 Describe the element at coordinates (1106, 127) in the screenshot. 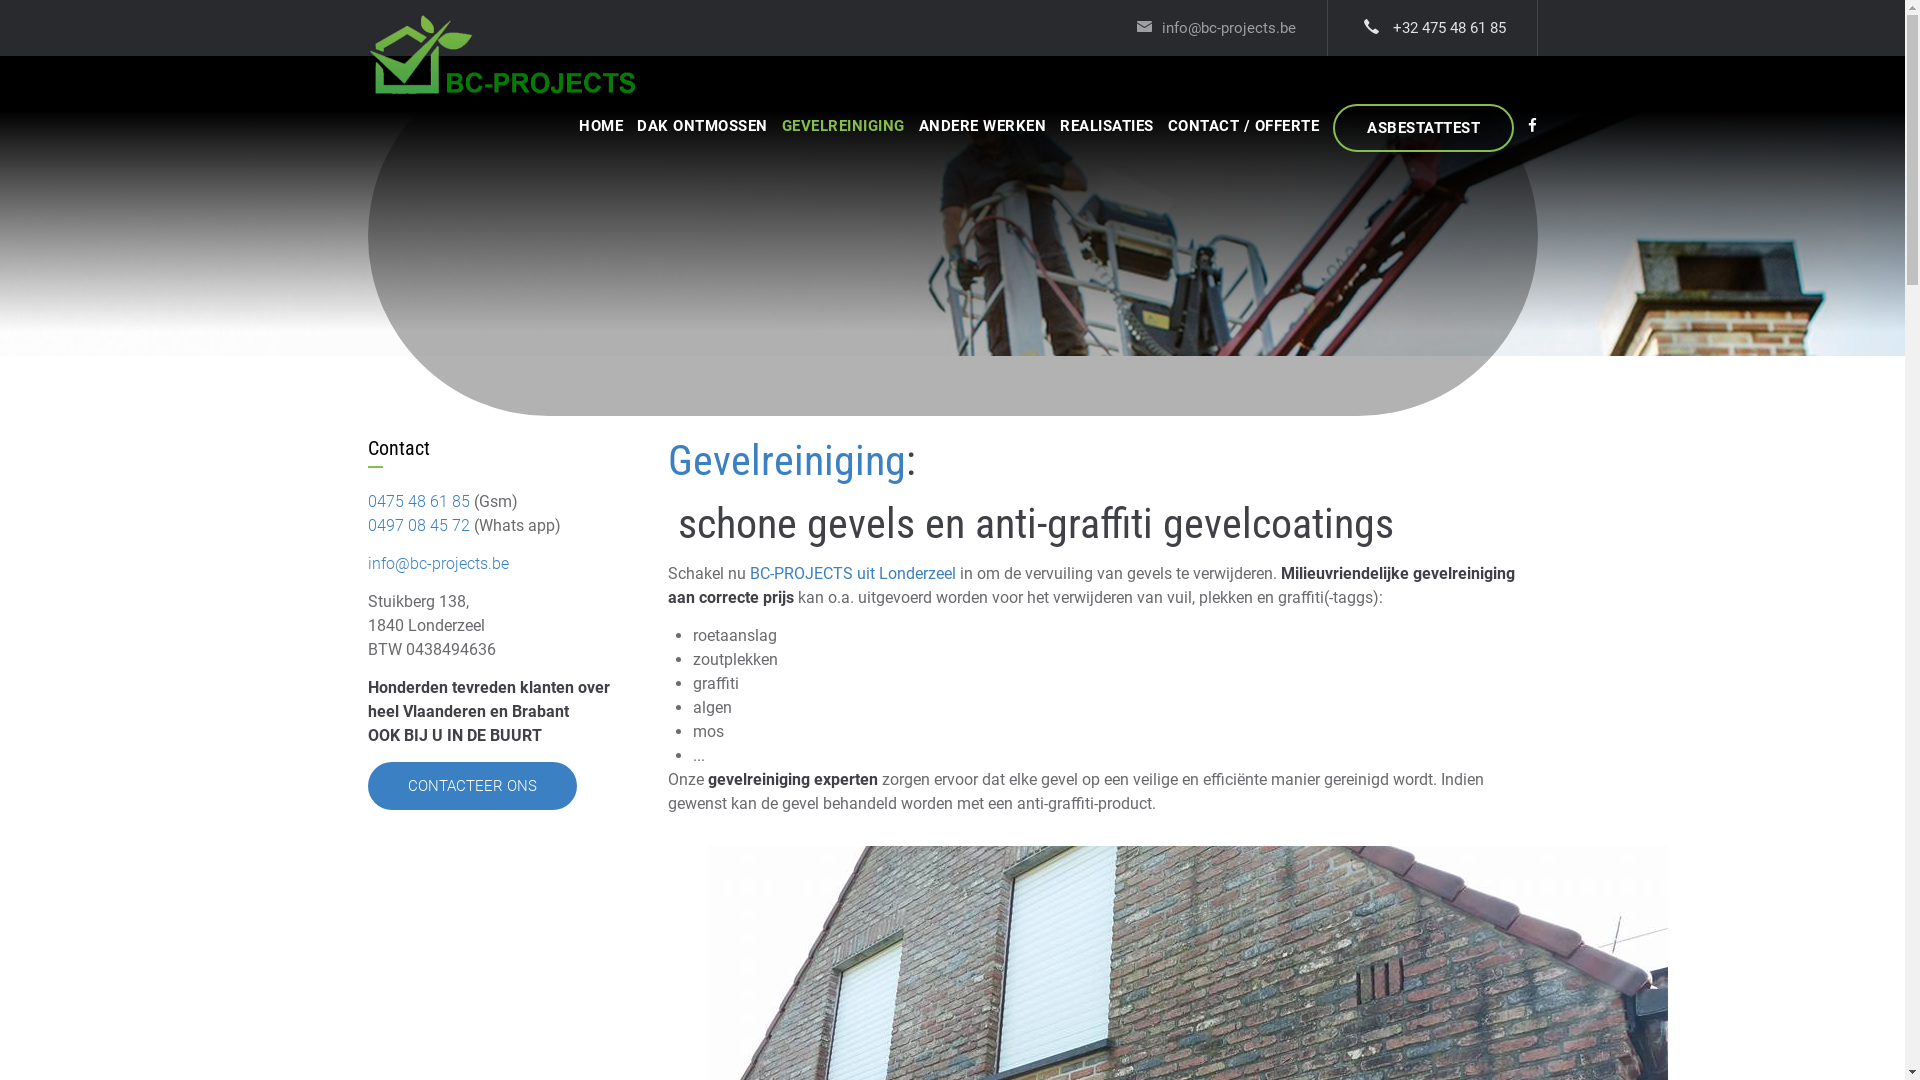

I see `'REALISATIES'` at that location.